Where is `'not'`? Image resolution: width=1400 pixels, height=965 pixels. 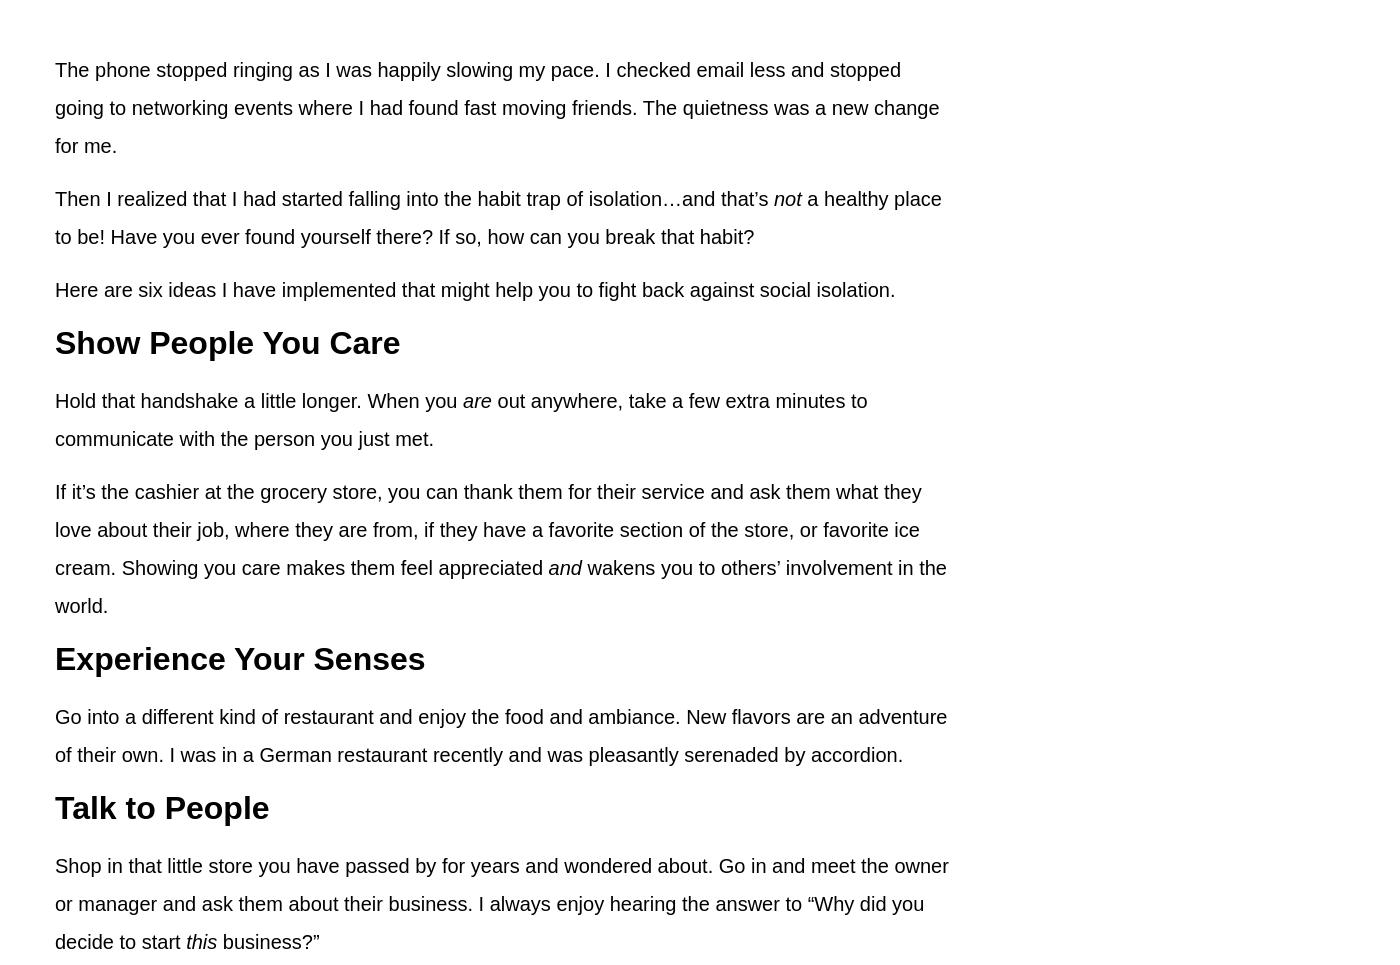
'not' is located at coordinates (786, 198).